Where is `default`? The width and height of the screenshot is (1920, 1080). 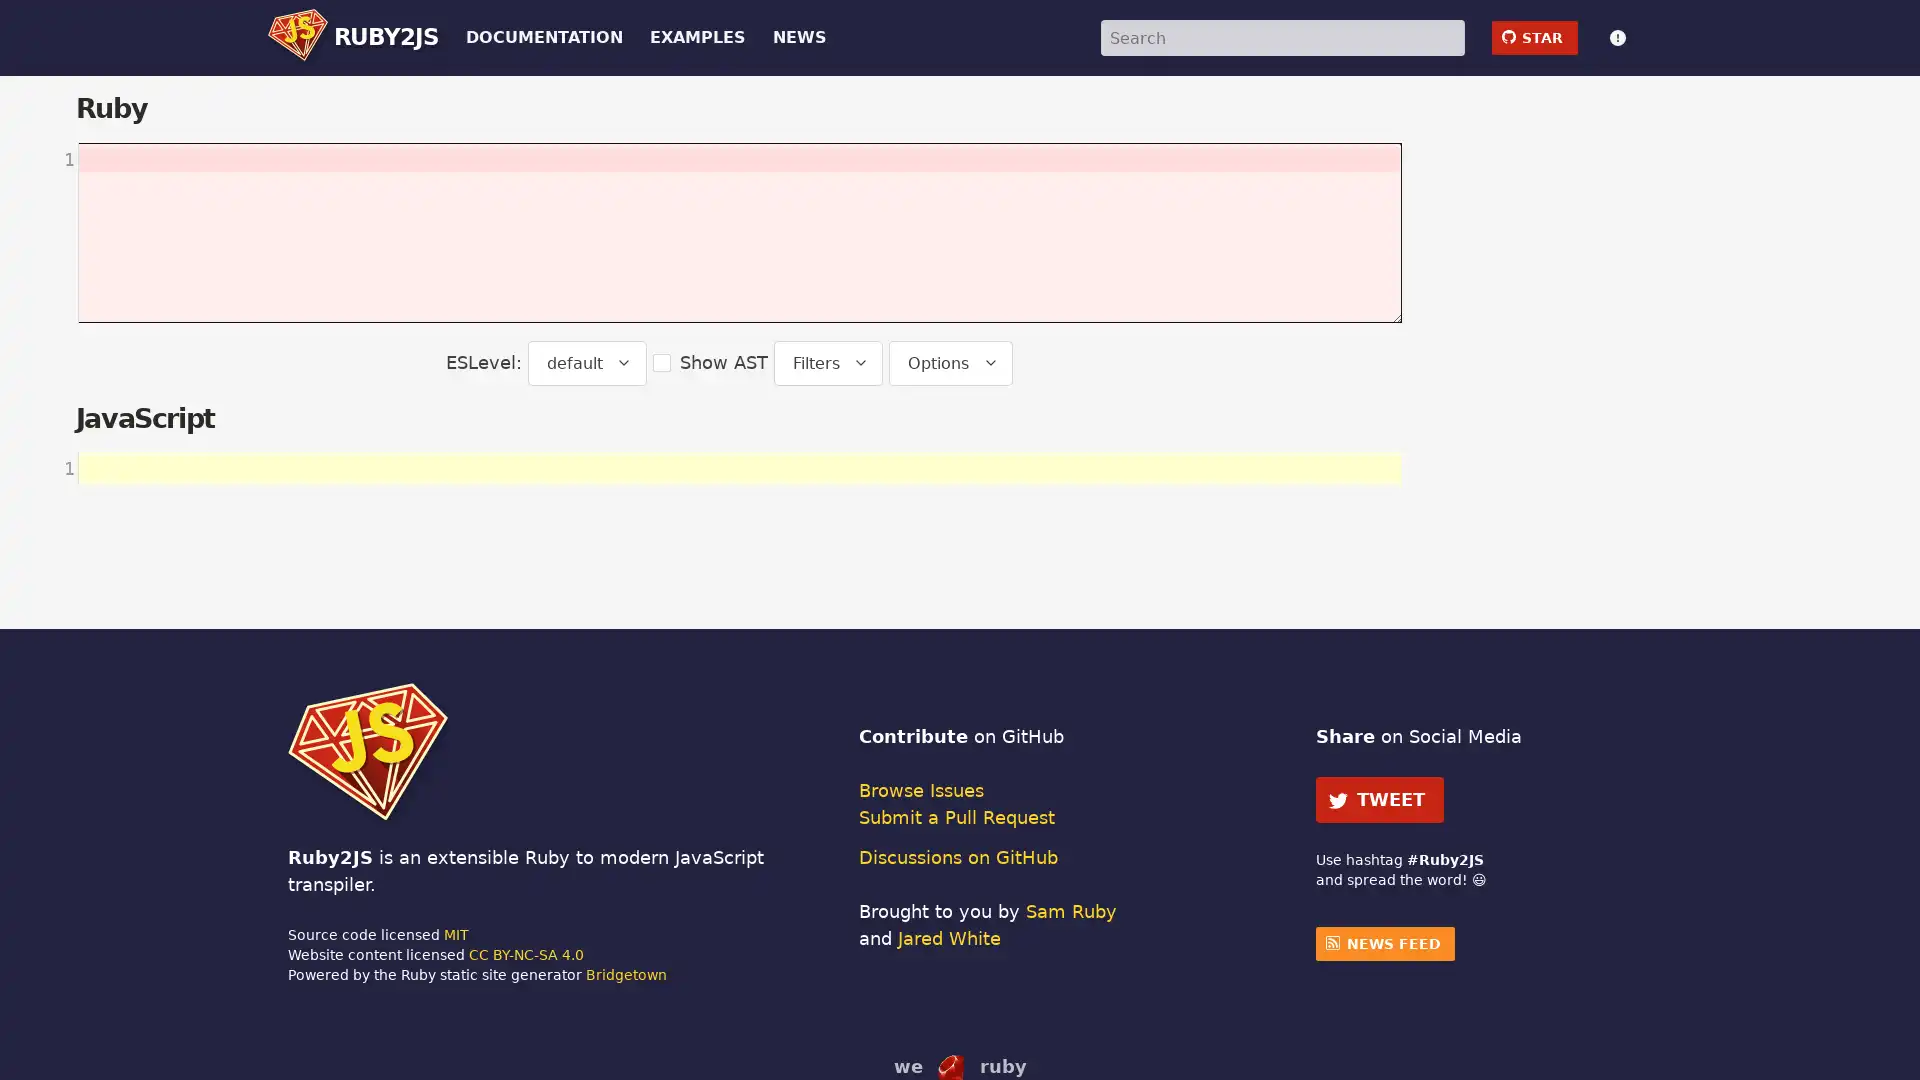
default is located at coordinates (585, 362).